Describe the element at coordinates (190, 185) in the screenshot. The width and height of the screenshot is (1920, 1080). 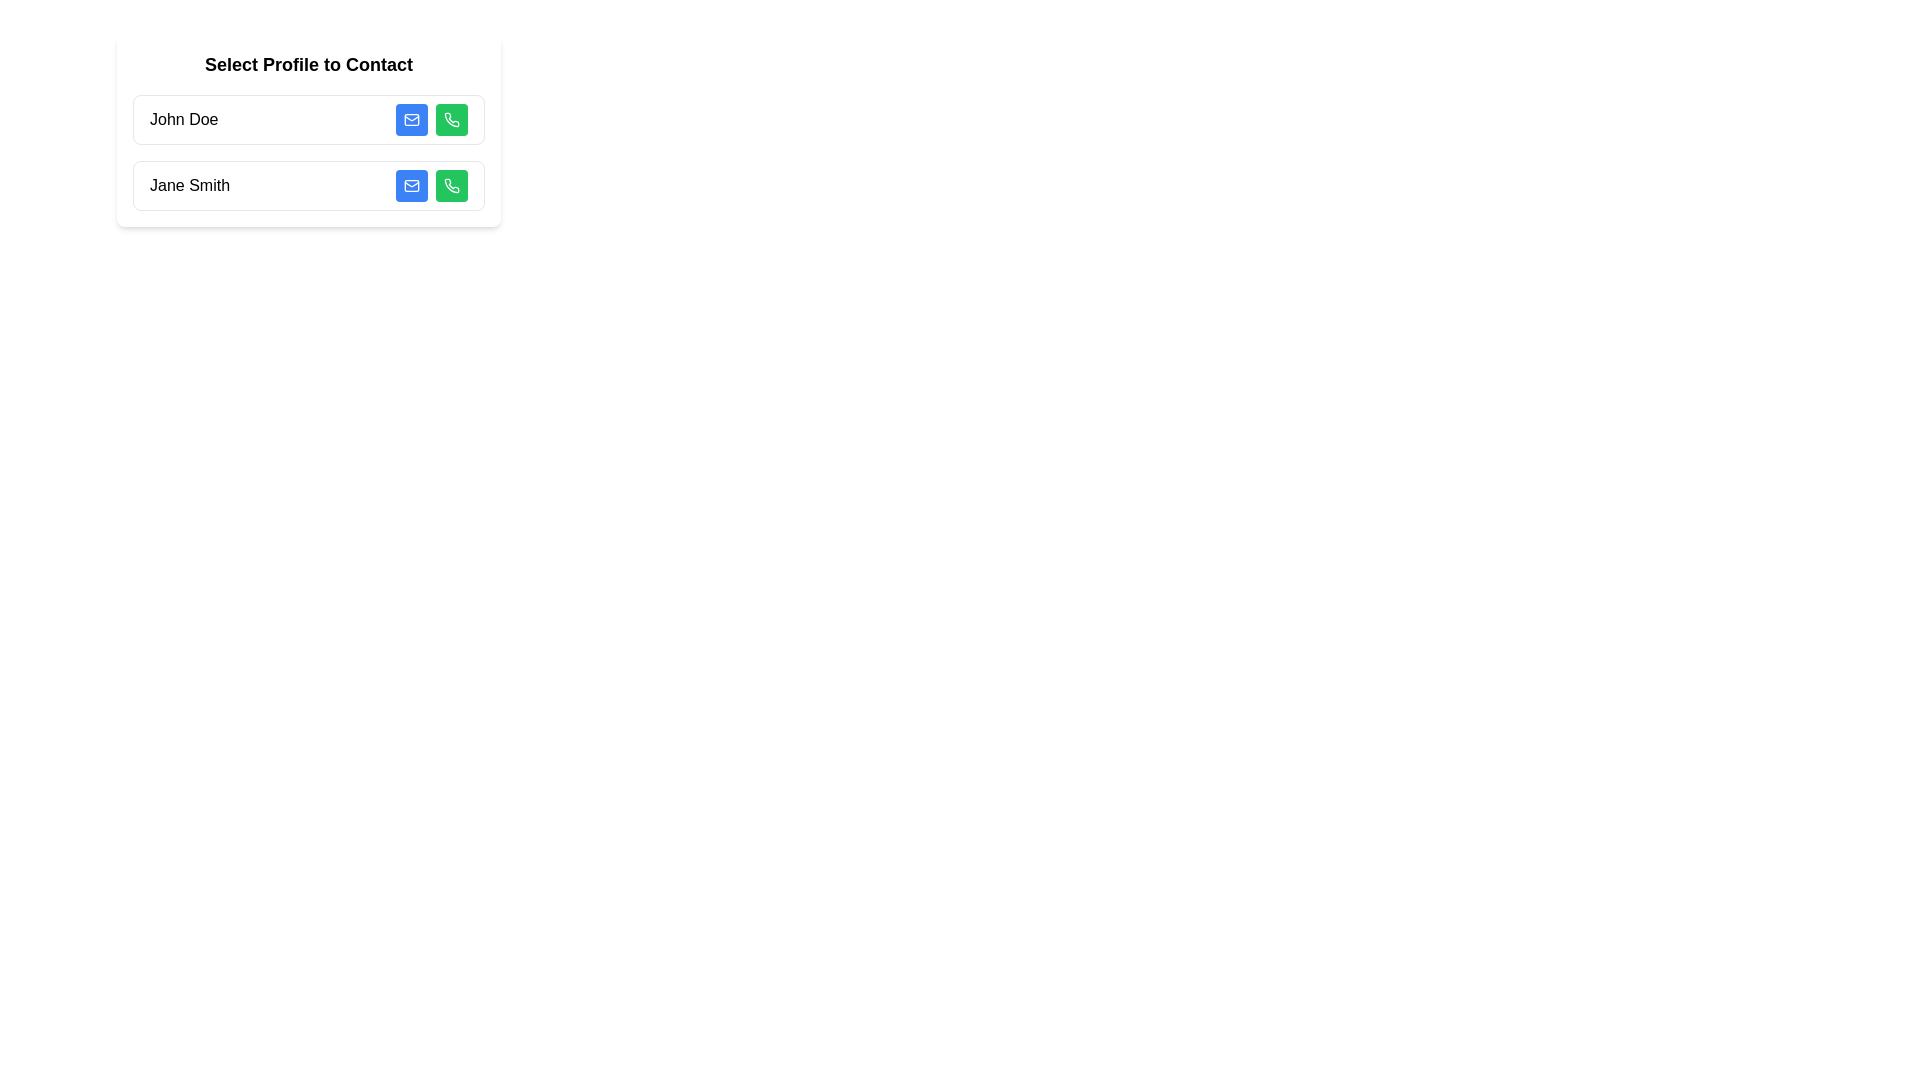
I see `the label displaying 'Jane Smith' located in the second profile card of the 'Select Profile to Contact' section, positioned above two interactive buttons` at that location.